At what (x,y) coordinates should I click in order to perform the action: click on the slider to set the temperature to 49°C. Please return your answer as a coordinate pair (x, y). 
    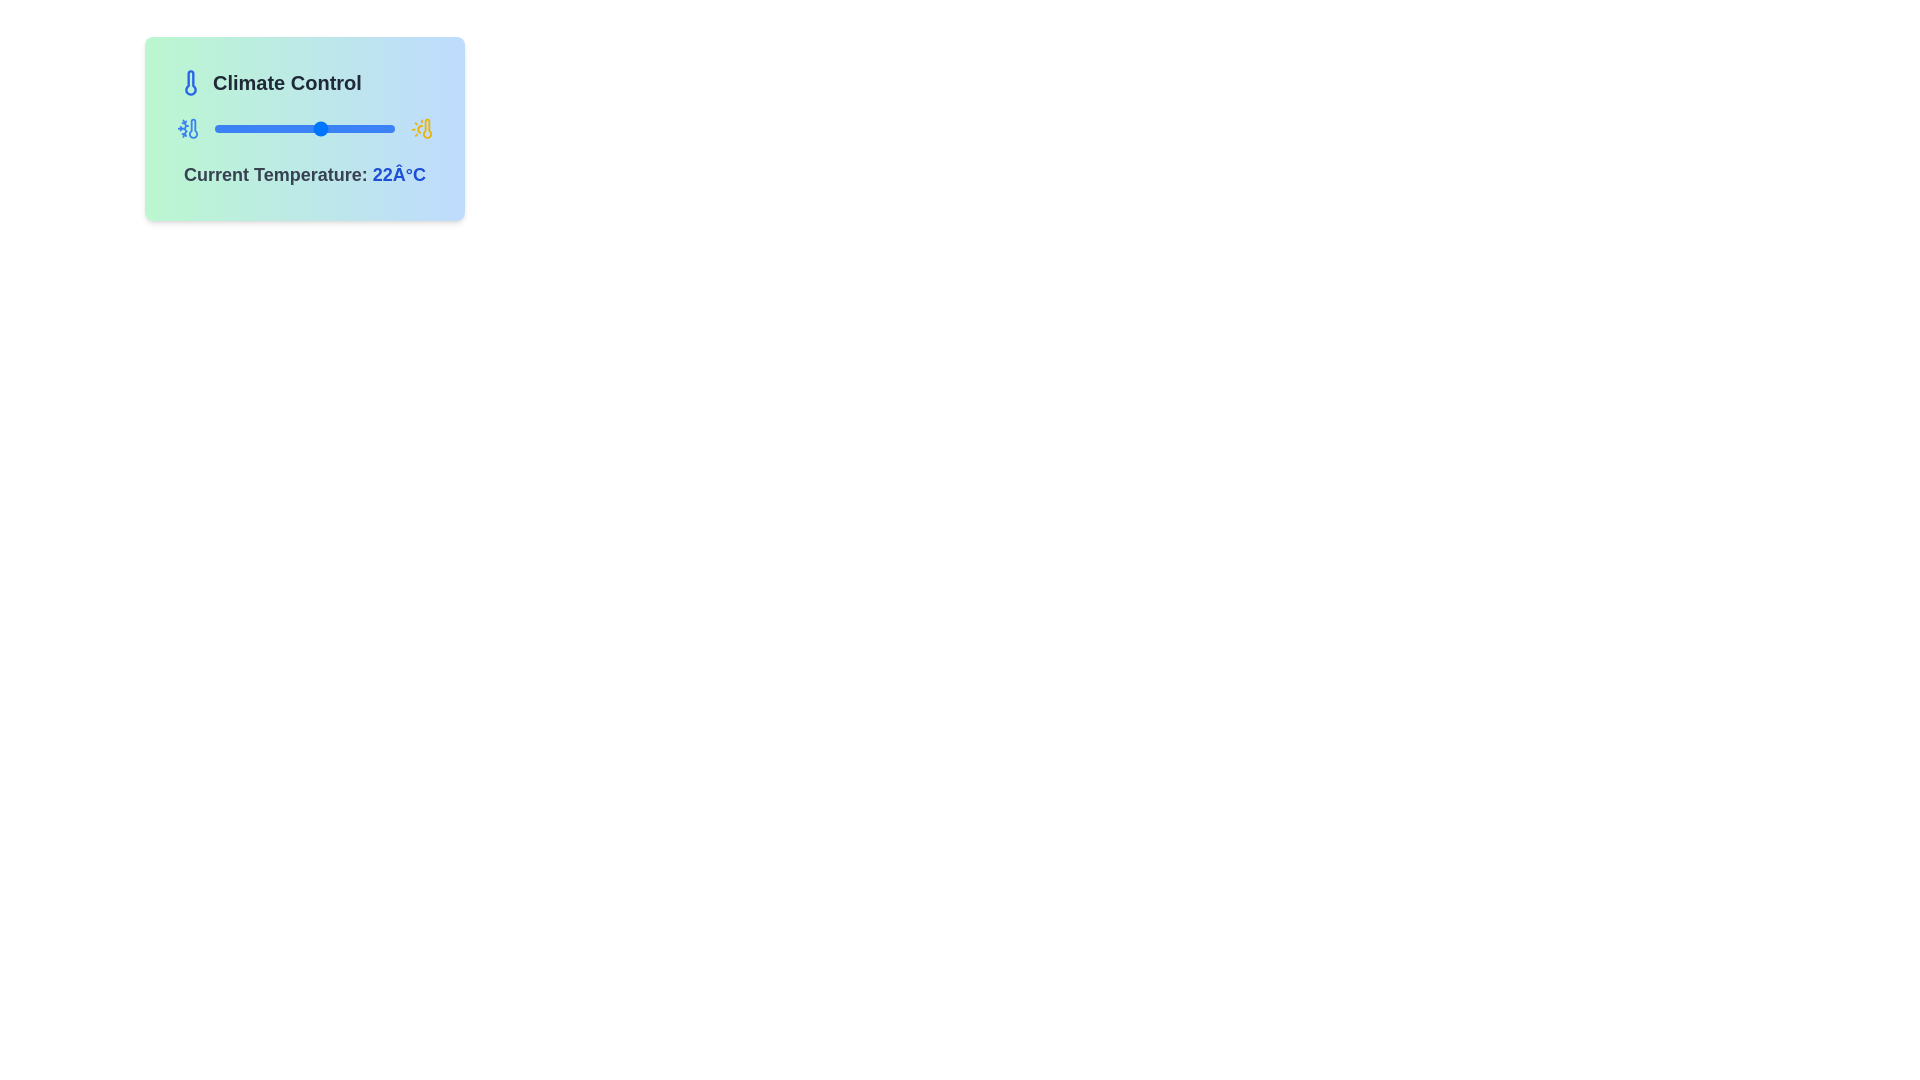
    Looking at the image, I should click on (392, 128).